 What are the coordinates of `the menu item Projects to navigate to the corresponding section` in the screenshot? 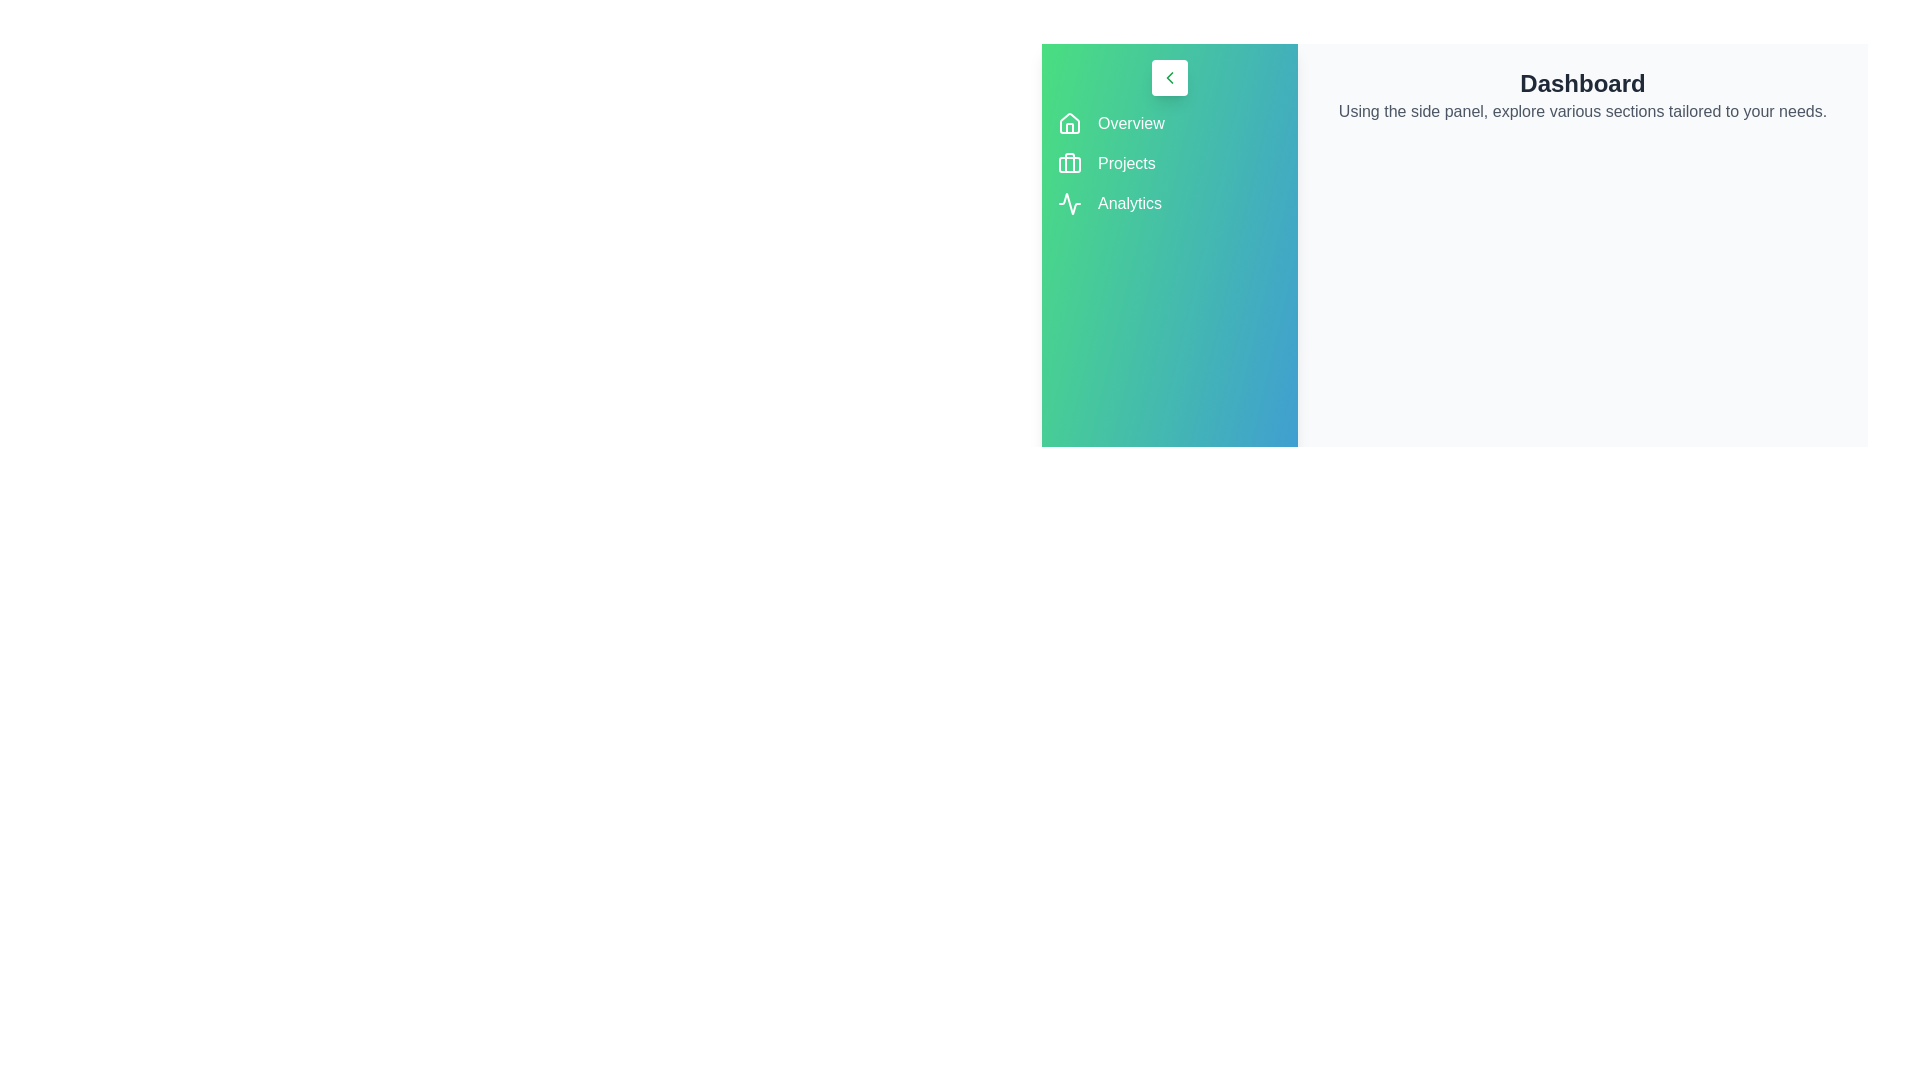 It's located at (1126, 163).